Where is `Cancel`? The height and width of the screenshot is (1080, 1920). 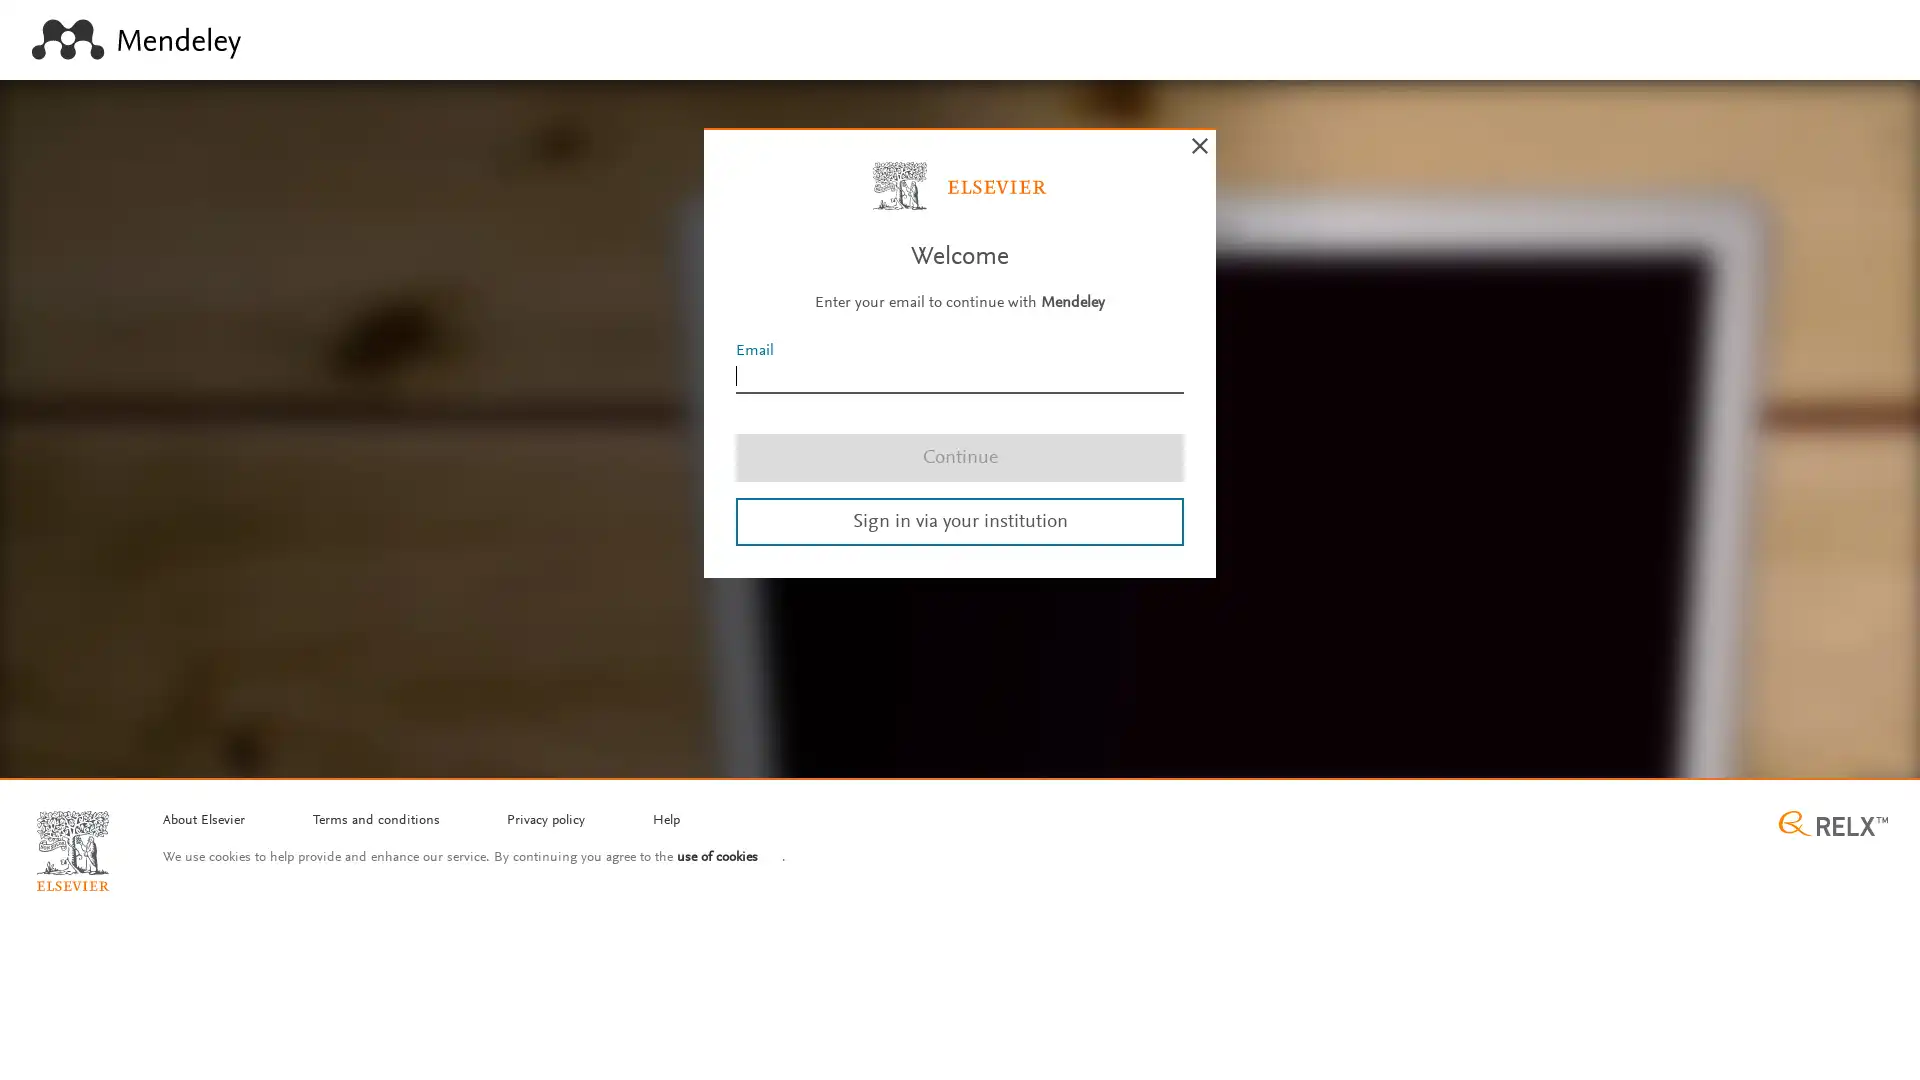 Cancel is located at coordinates (1200, 145).